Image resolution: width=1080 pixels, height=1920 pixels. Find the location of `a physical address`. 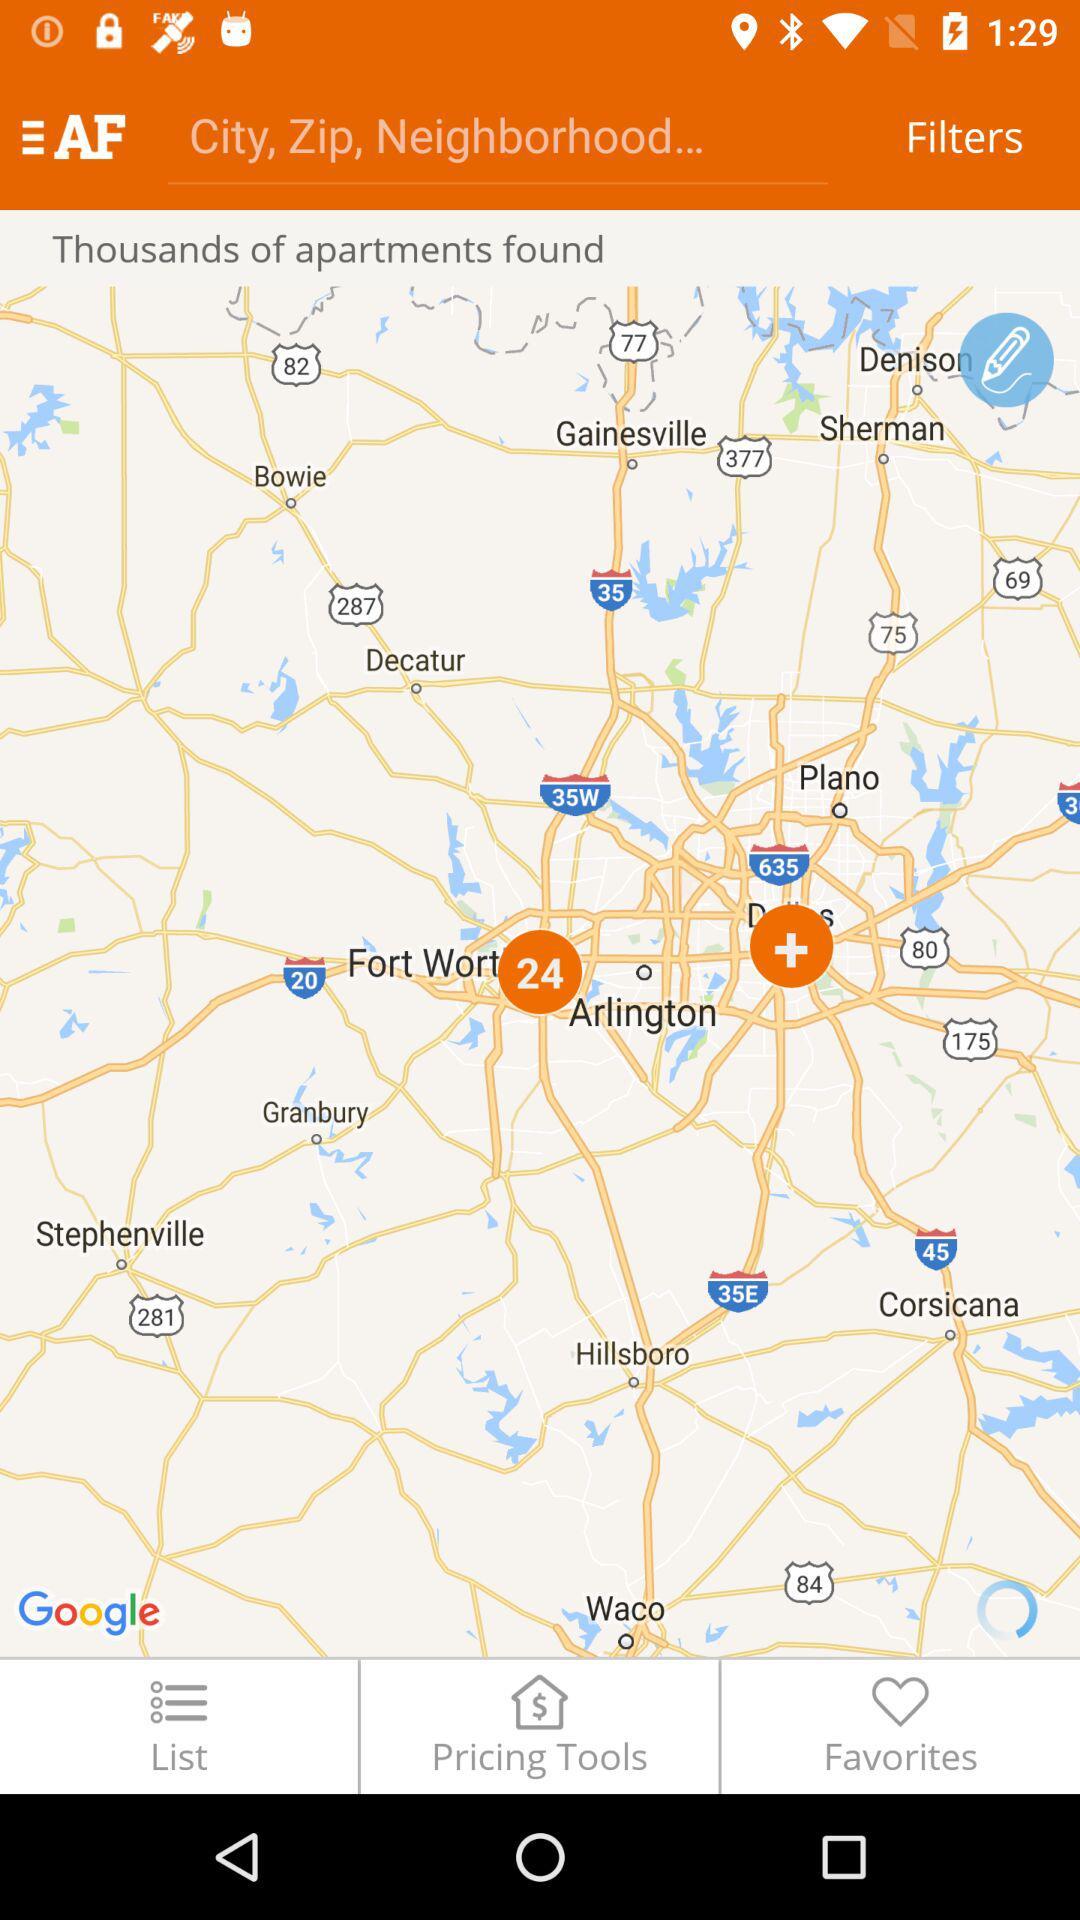

a physical address is located at coordinates (496, 133).